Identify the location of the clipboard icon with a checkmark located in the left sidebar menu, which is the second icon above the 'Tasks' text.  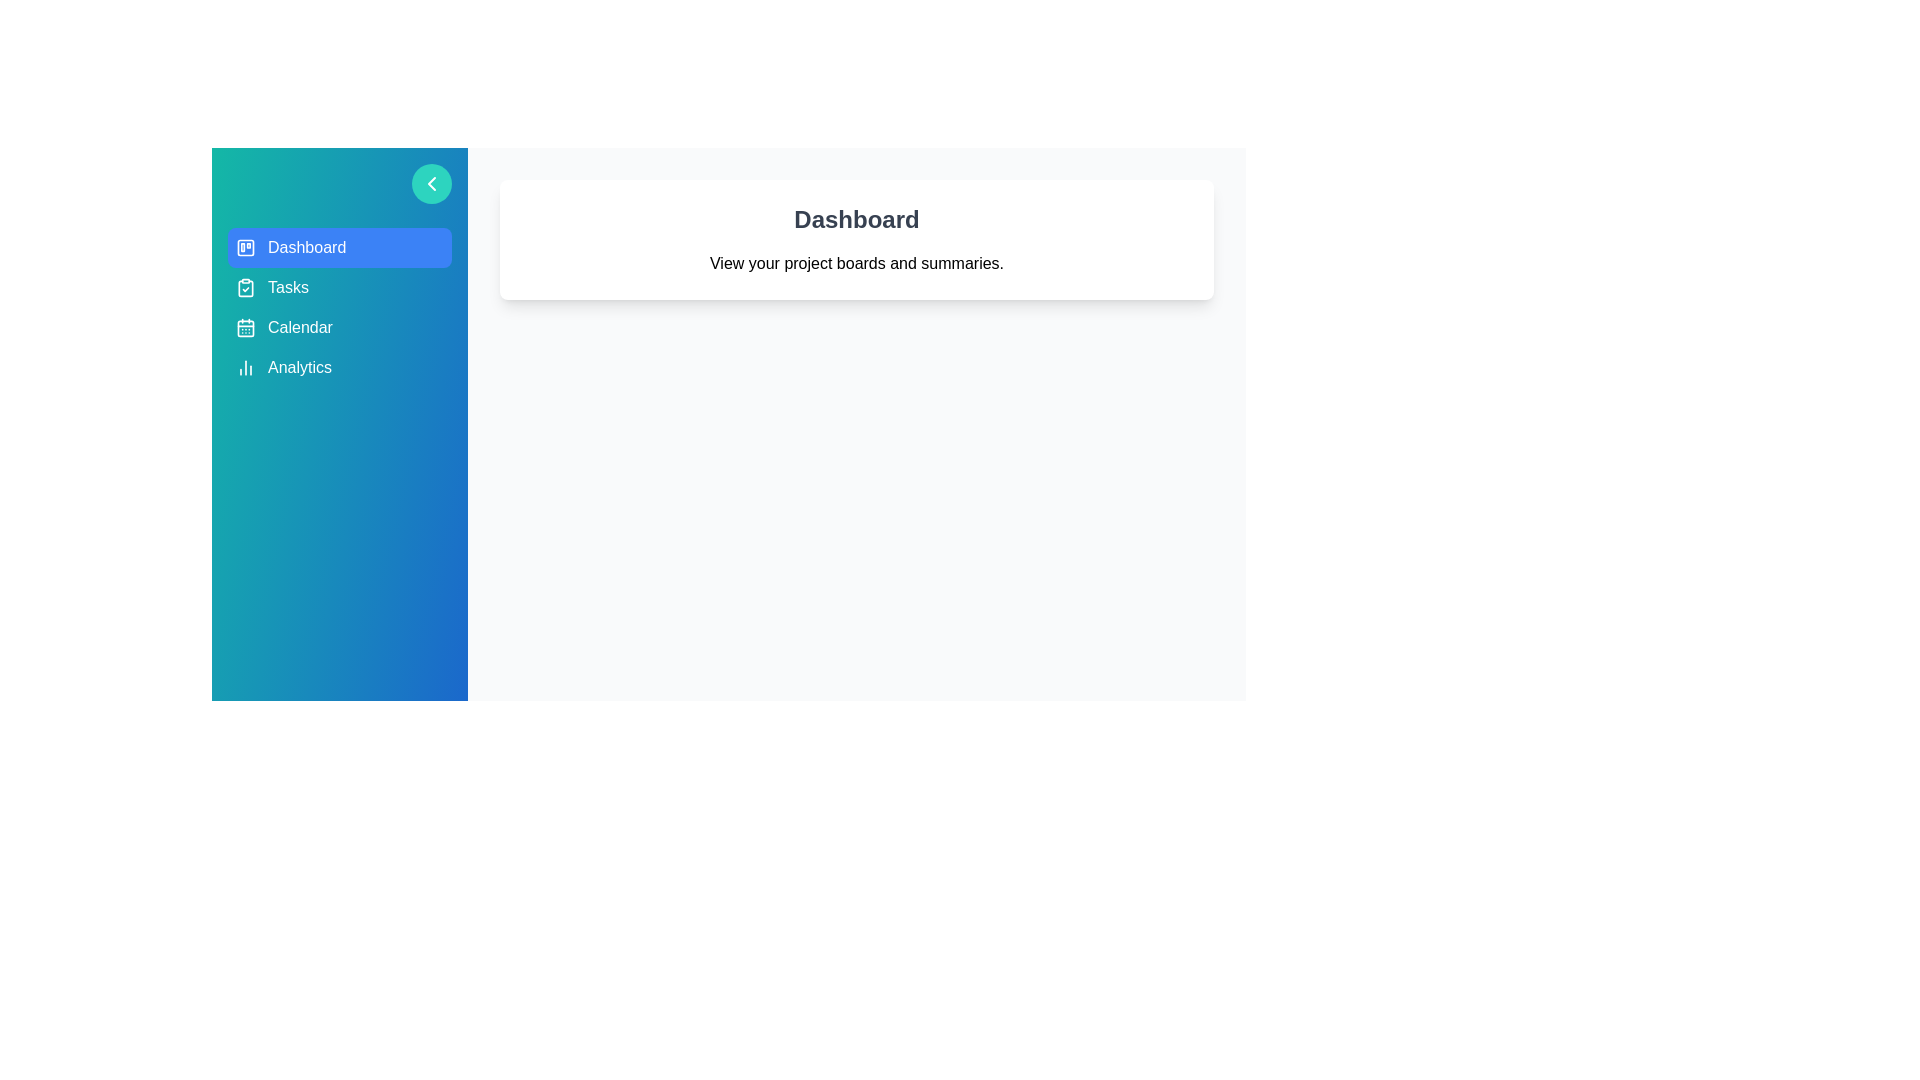
(244, 288).